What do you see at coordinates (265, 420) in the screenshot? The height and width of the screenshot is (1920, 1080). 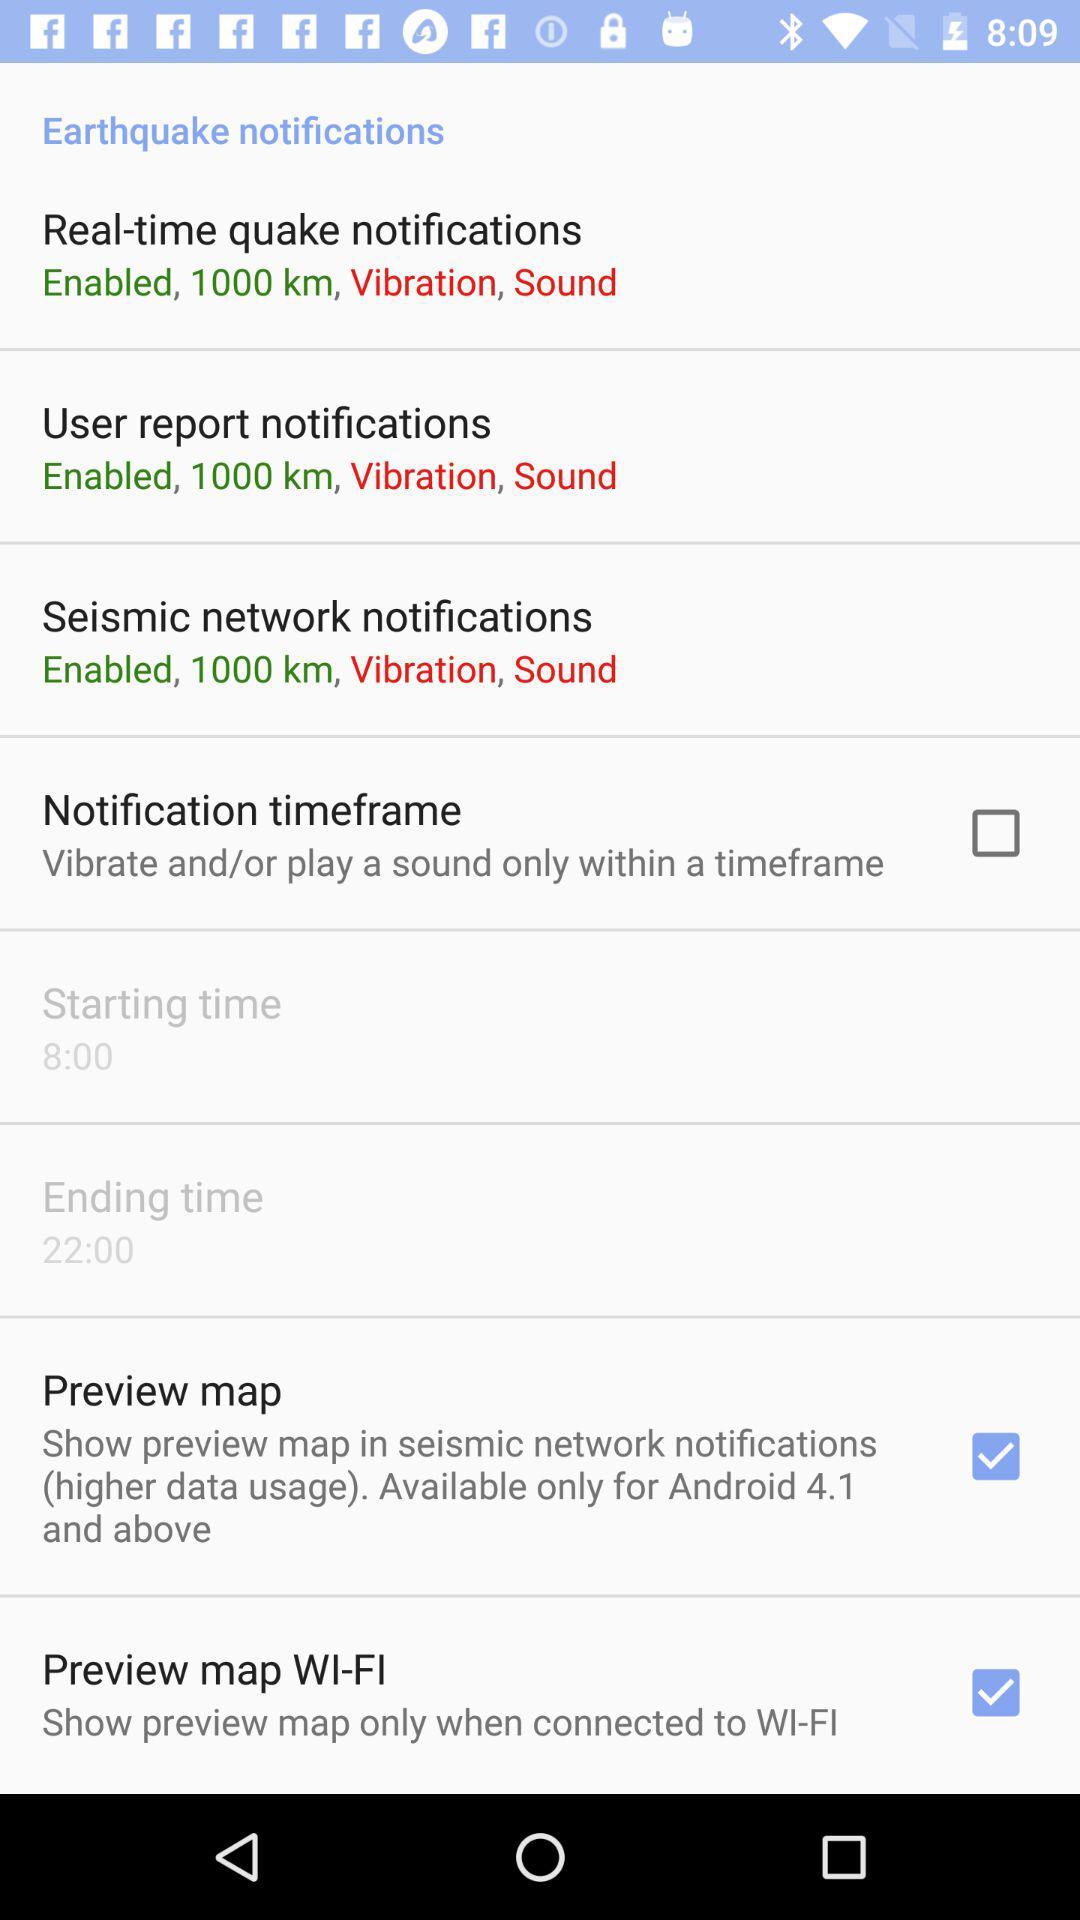 I see `the item below enabled 1000 km app` at bounding box center [265, 420].